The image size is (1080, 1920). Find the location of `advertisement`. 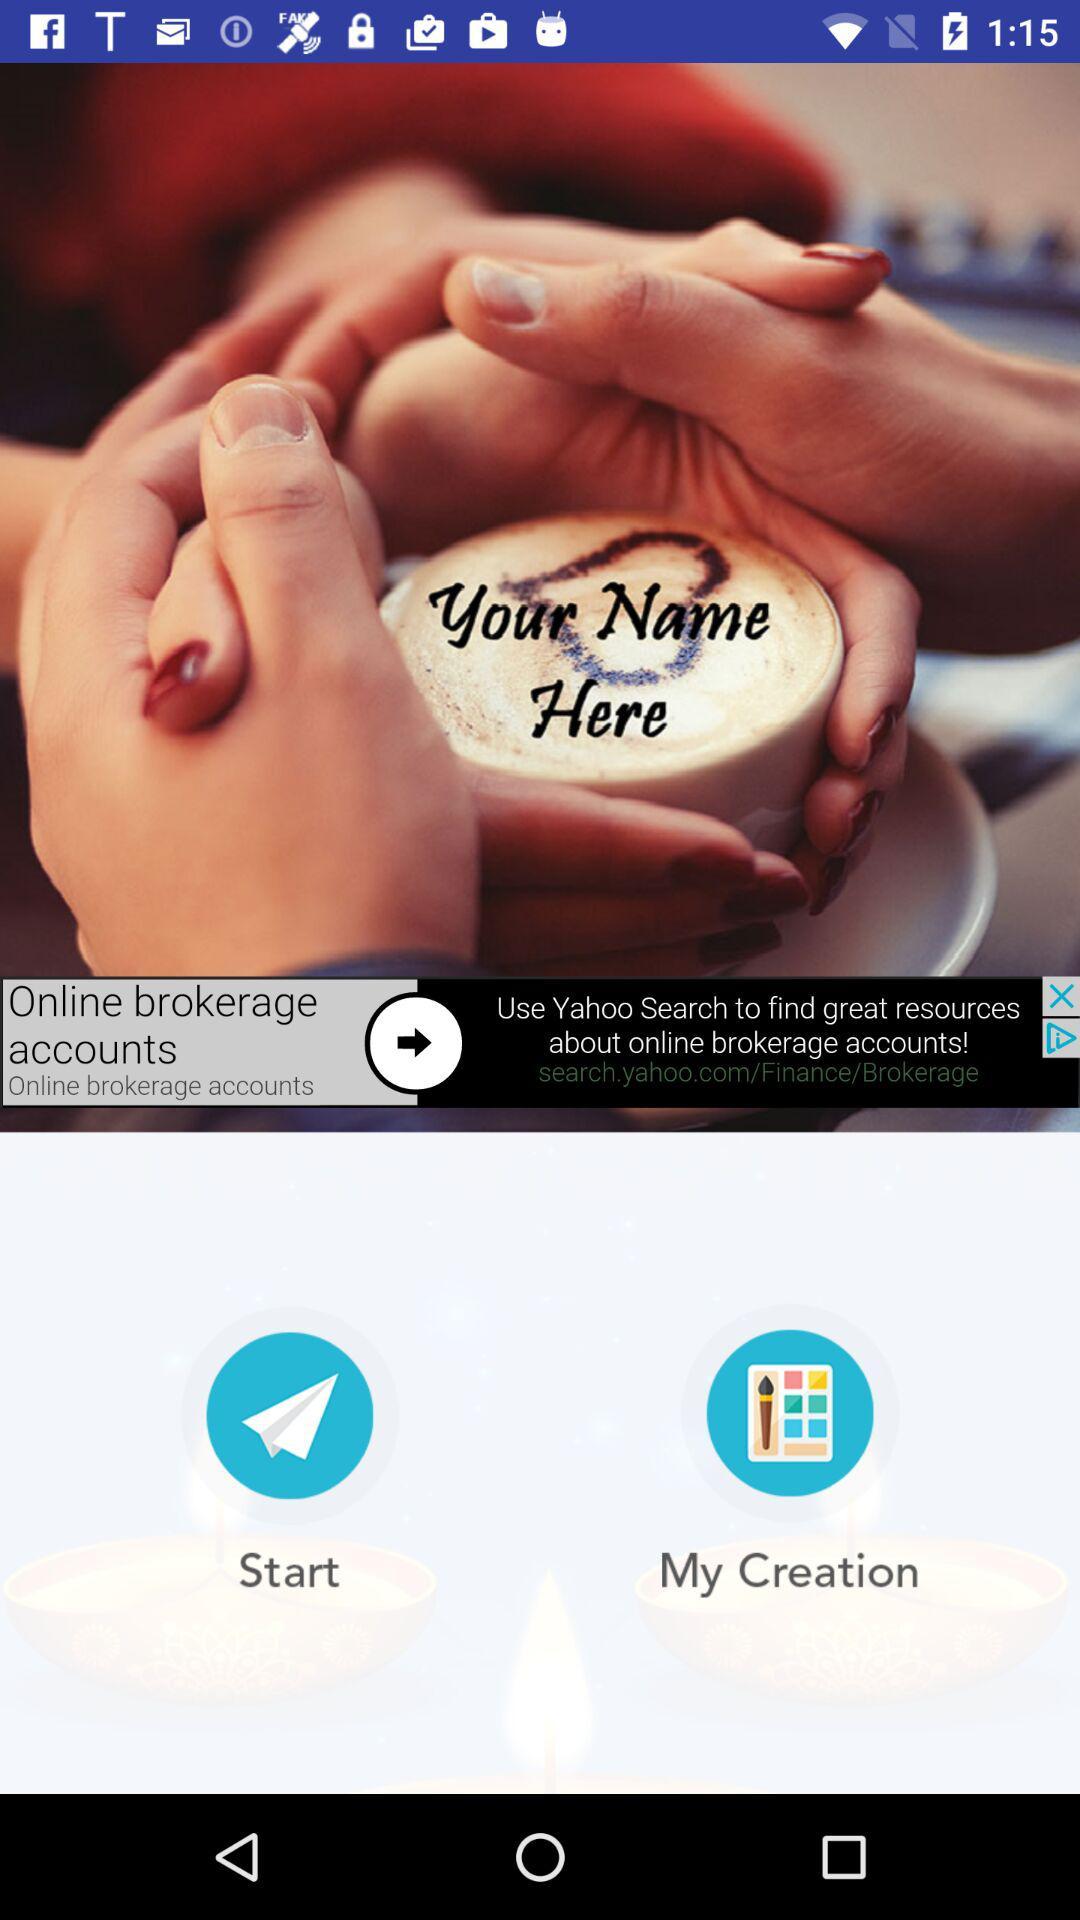

advertisement is located at coordinates (540, 1041).